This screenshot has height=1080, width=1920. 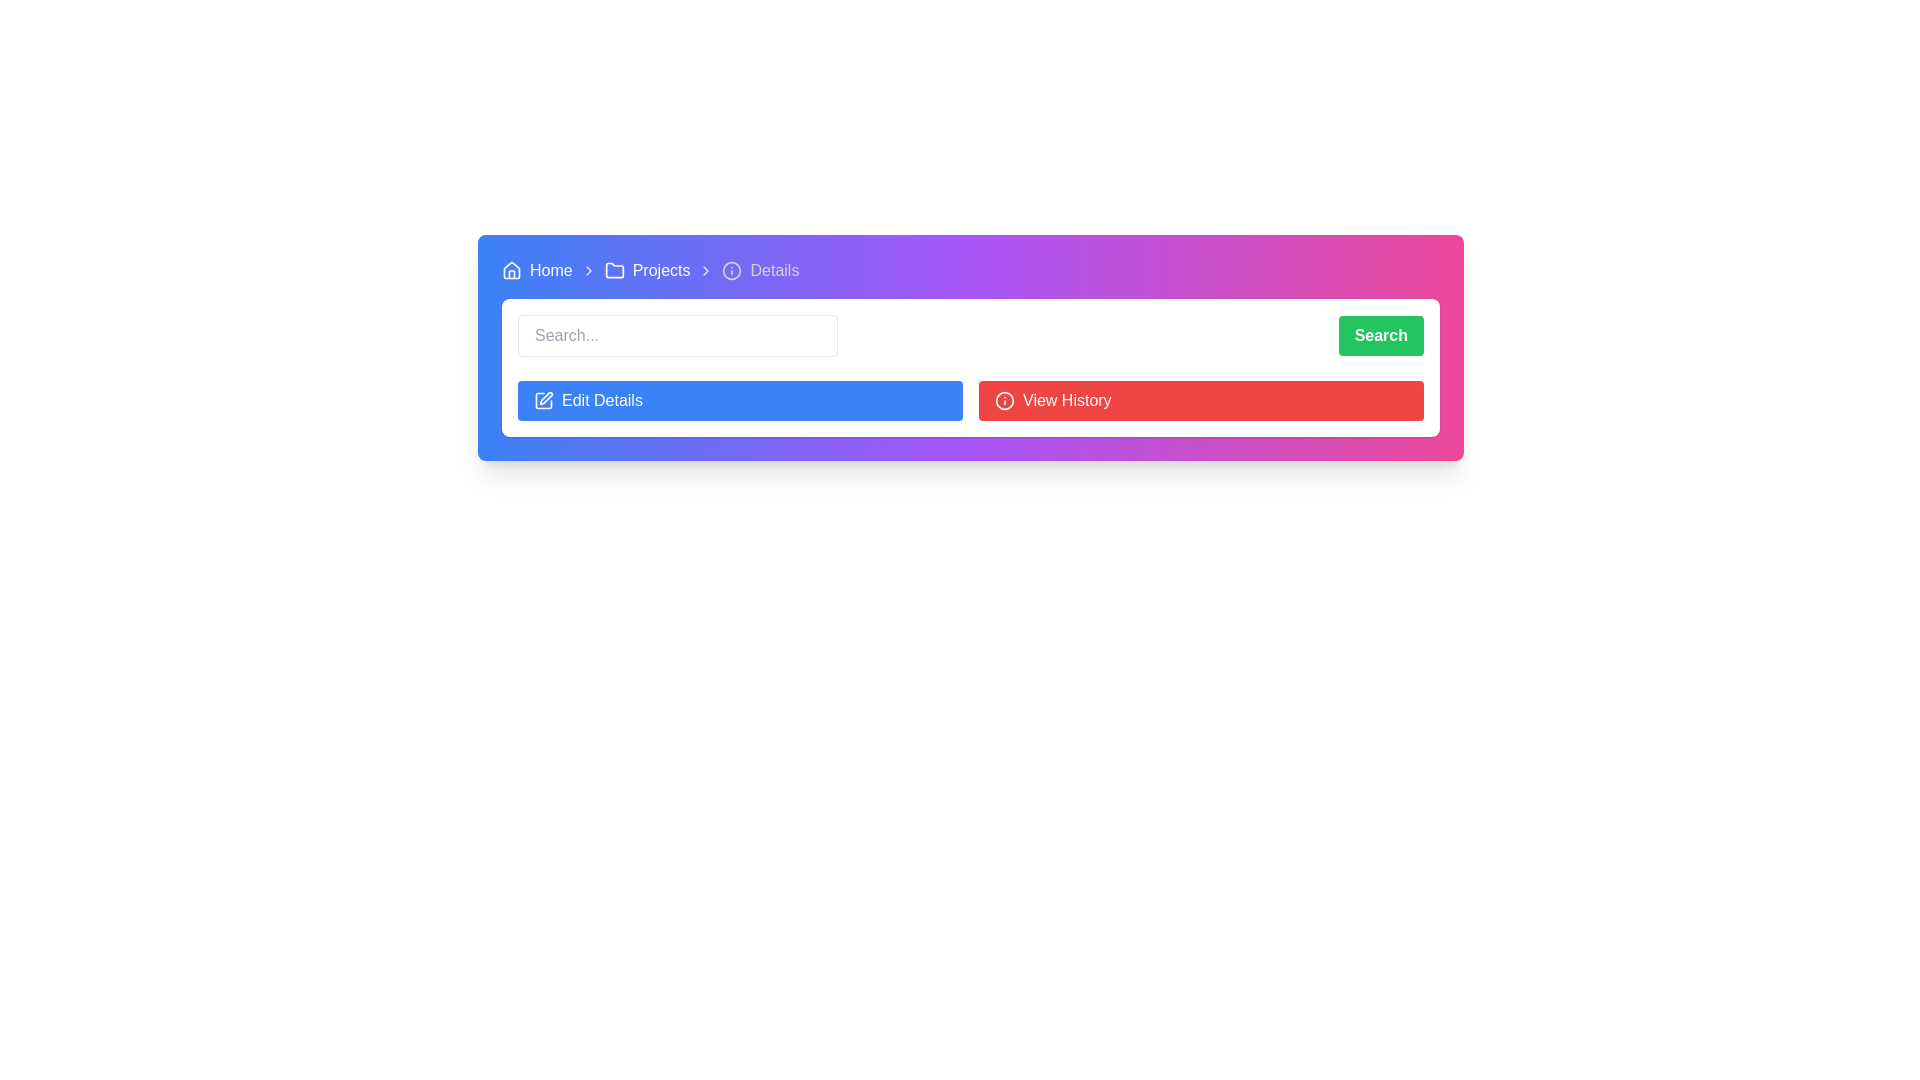 What do you see at coordinates (613, 270) in the screenshot?
I see `the folder-shaped icon located in the breadcrumb navigation bar, positioned between the 'Home' and 'Projects' labels` at bounding box center [613, 270].